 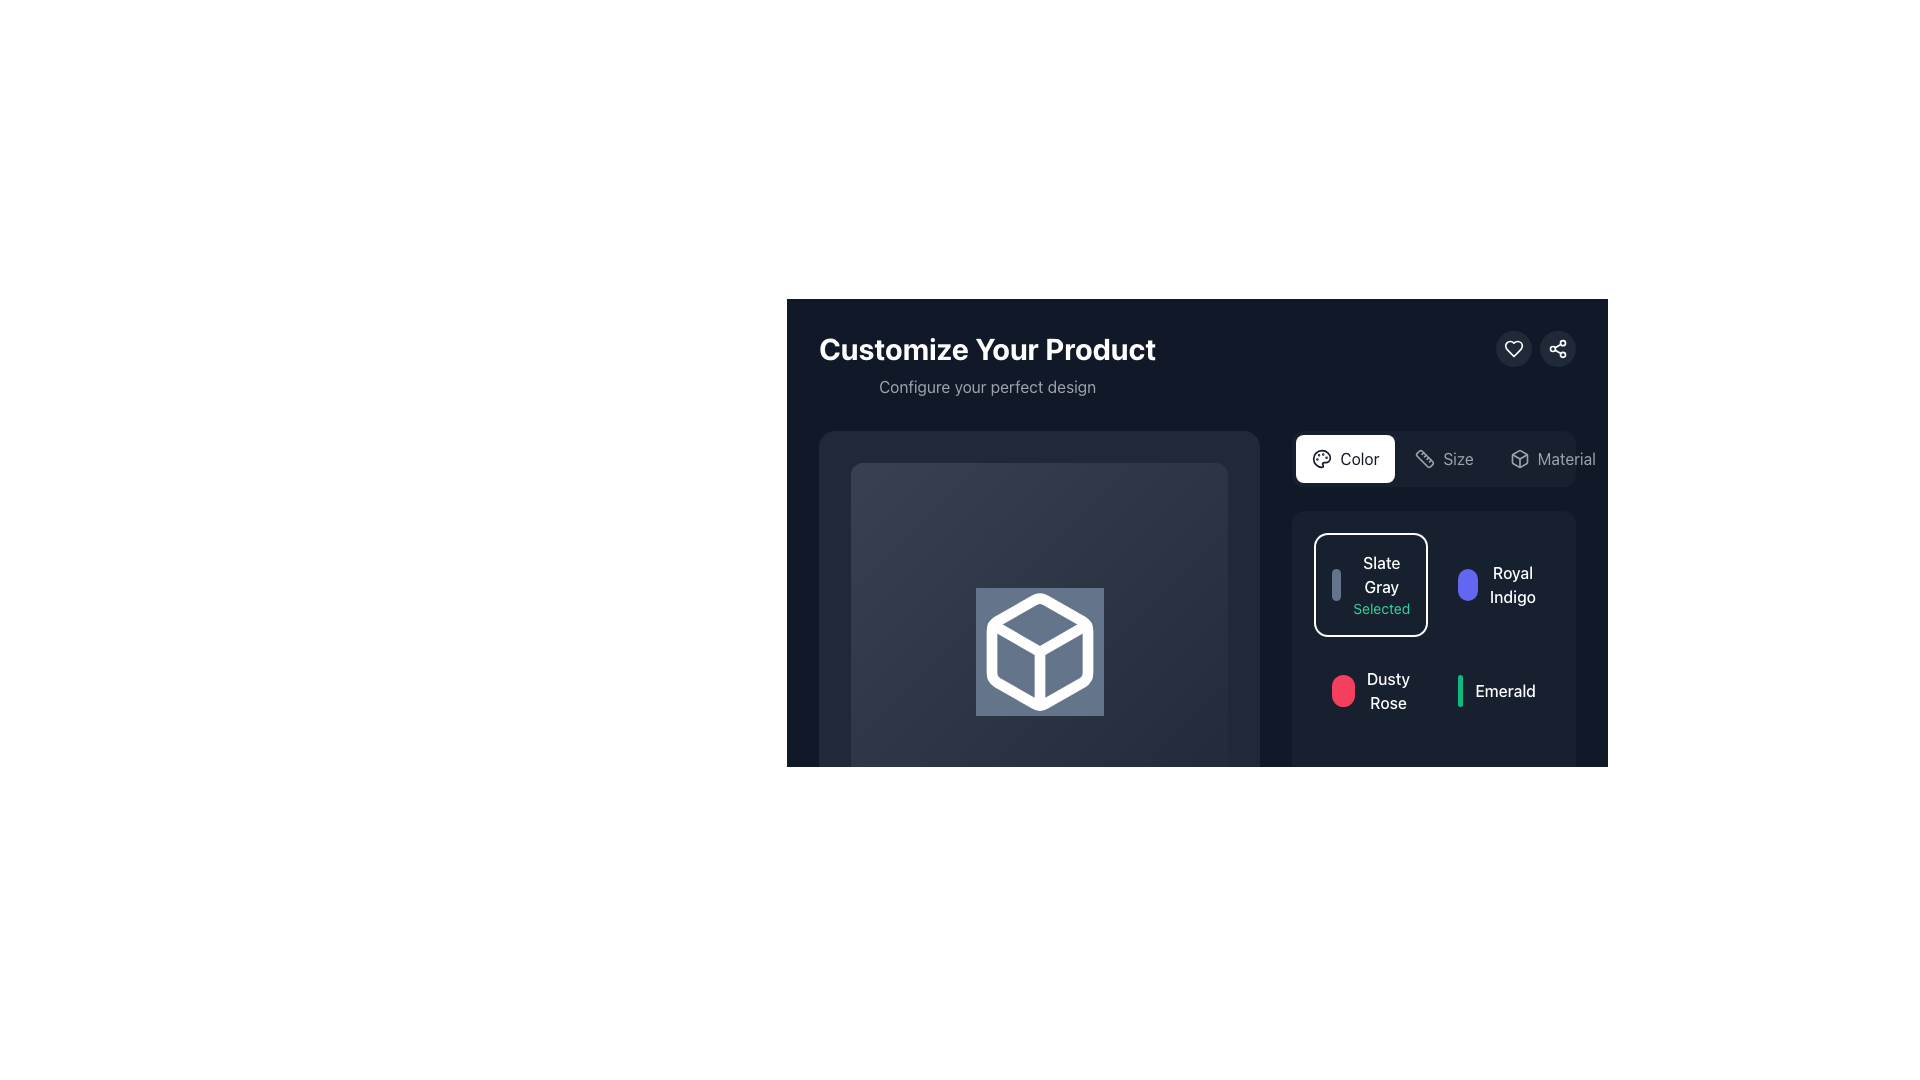 What do you see at coordinates (1433, 459) in the screenshot?
I see `the 'Size' button on the Tab selector` at bounding box center [1433, 459].